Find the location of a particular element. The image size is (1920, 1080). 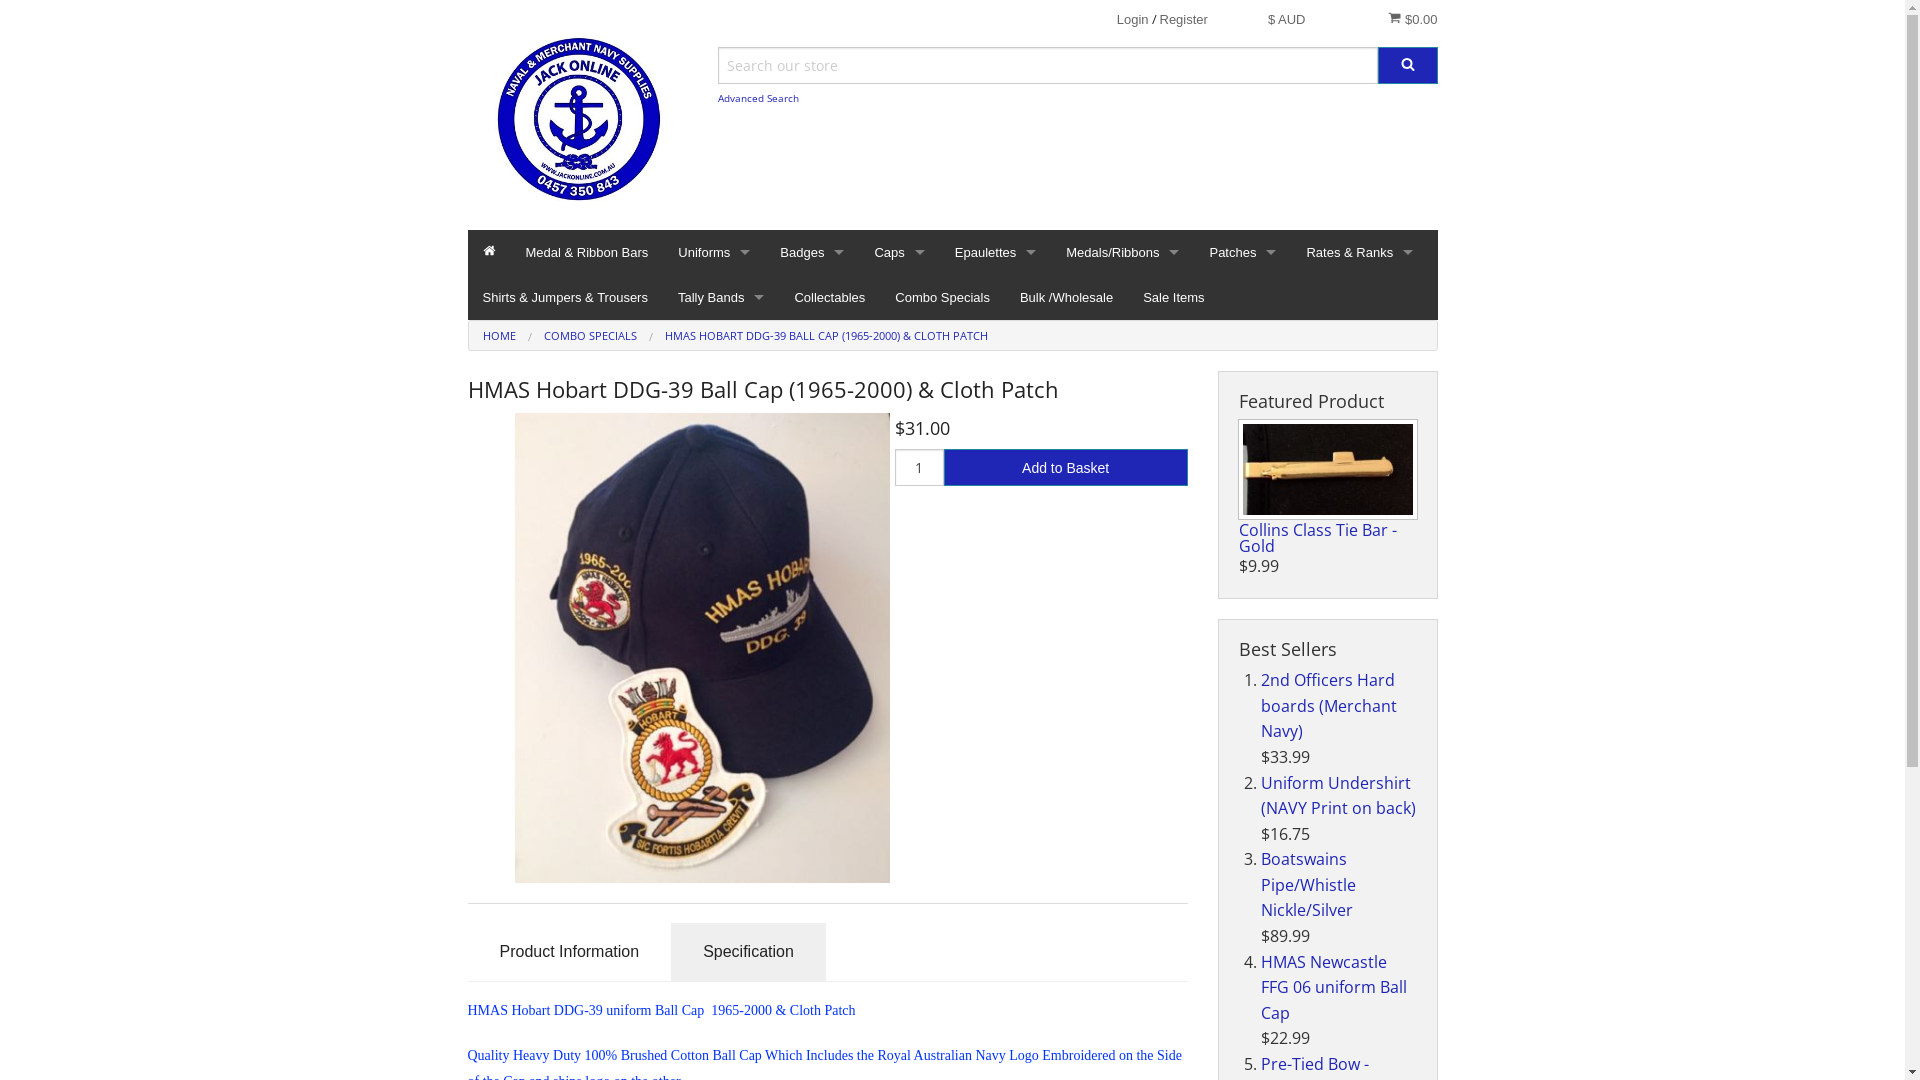

'Gold Wire Rates' is located at coordinates (1359, 321).